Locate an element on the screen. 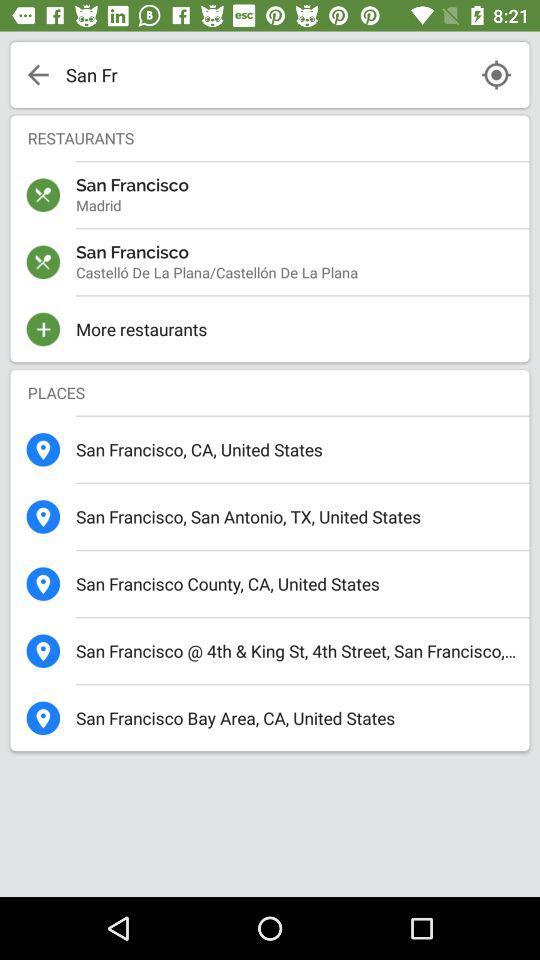 This screenshot has width=540, height=960. the san fr is located at coordinates (264, 74).